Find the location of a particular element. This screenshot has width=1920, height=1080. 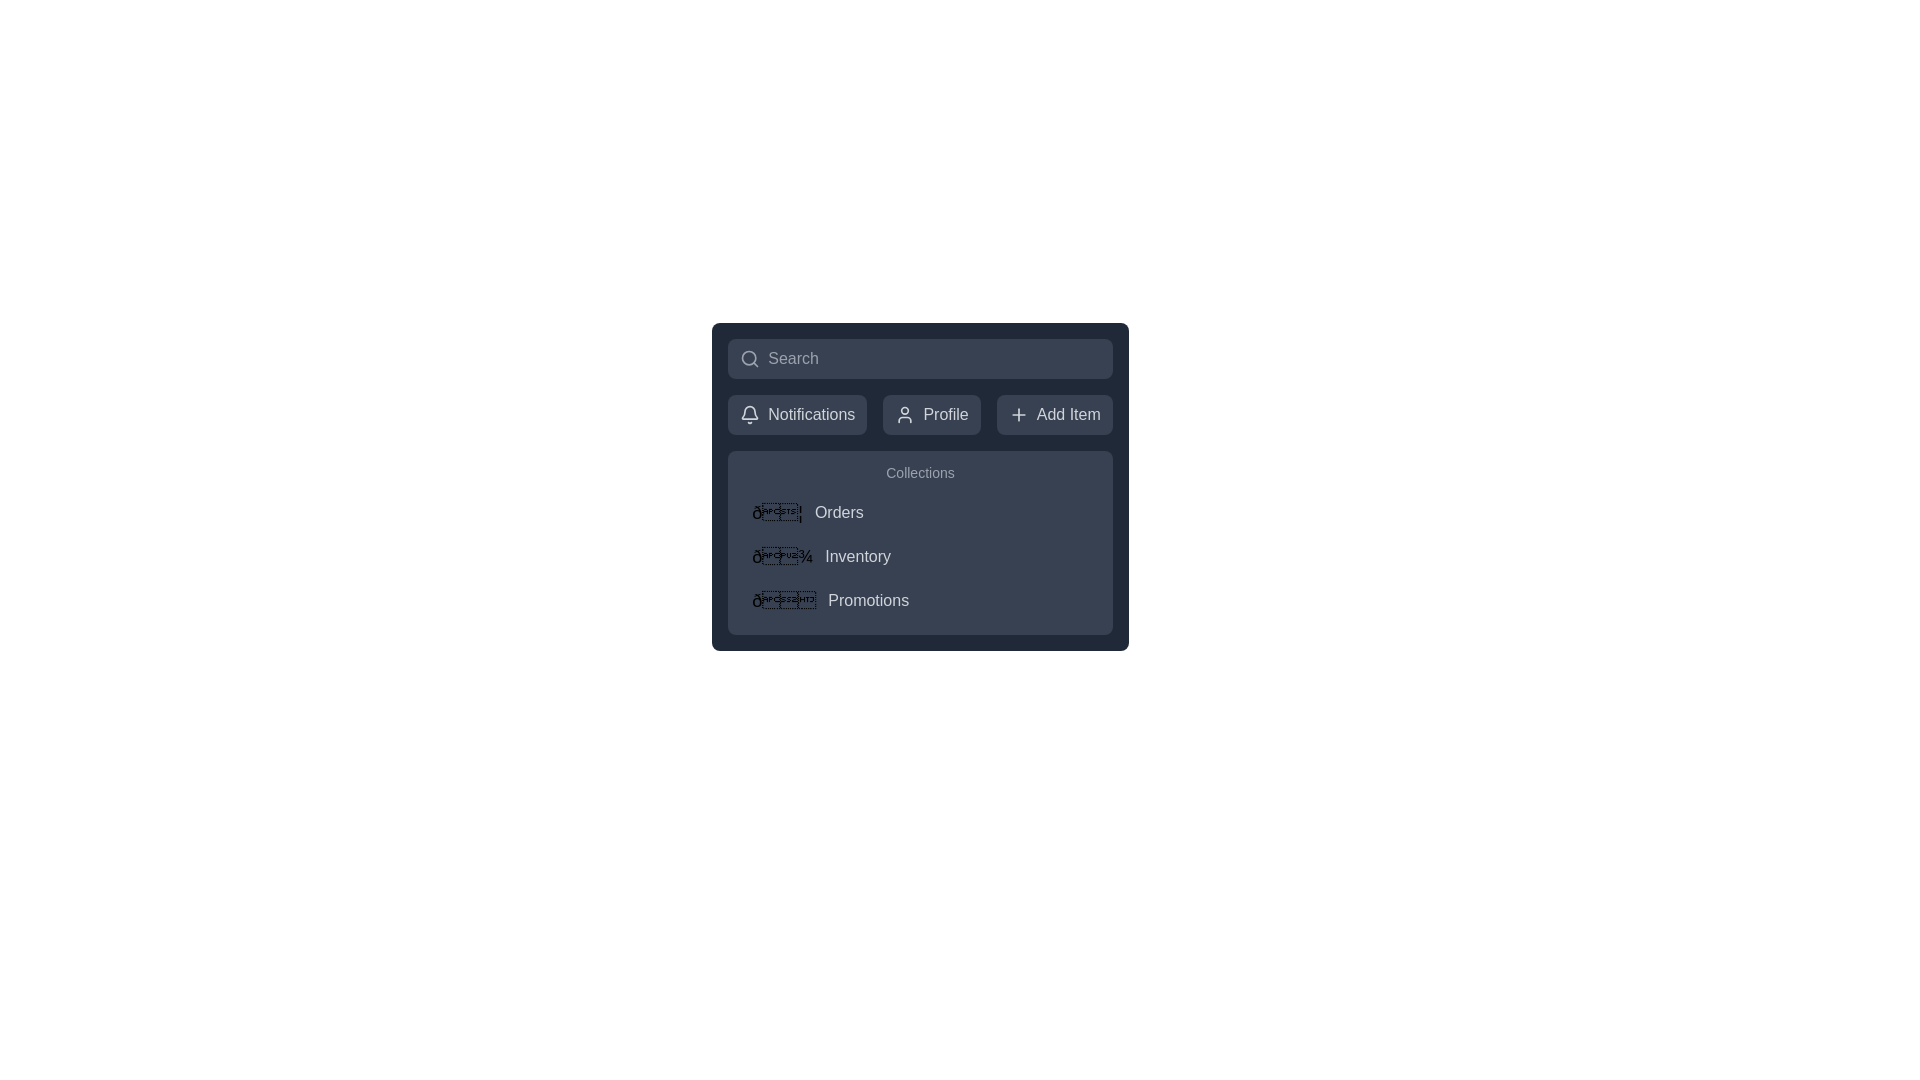

the 'Inventory' menu item, which is the second entry in the 'Collections' section is located at coordinates (919, 556).